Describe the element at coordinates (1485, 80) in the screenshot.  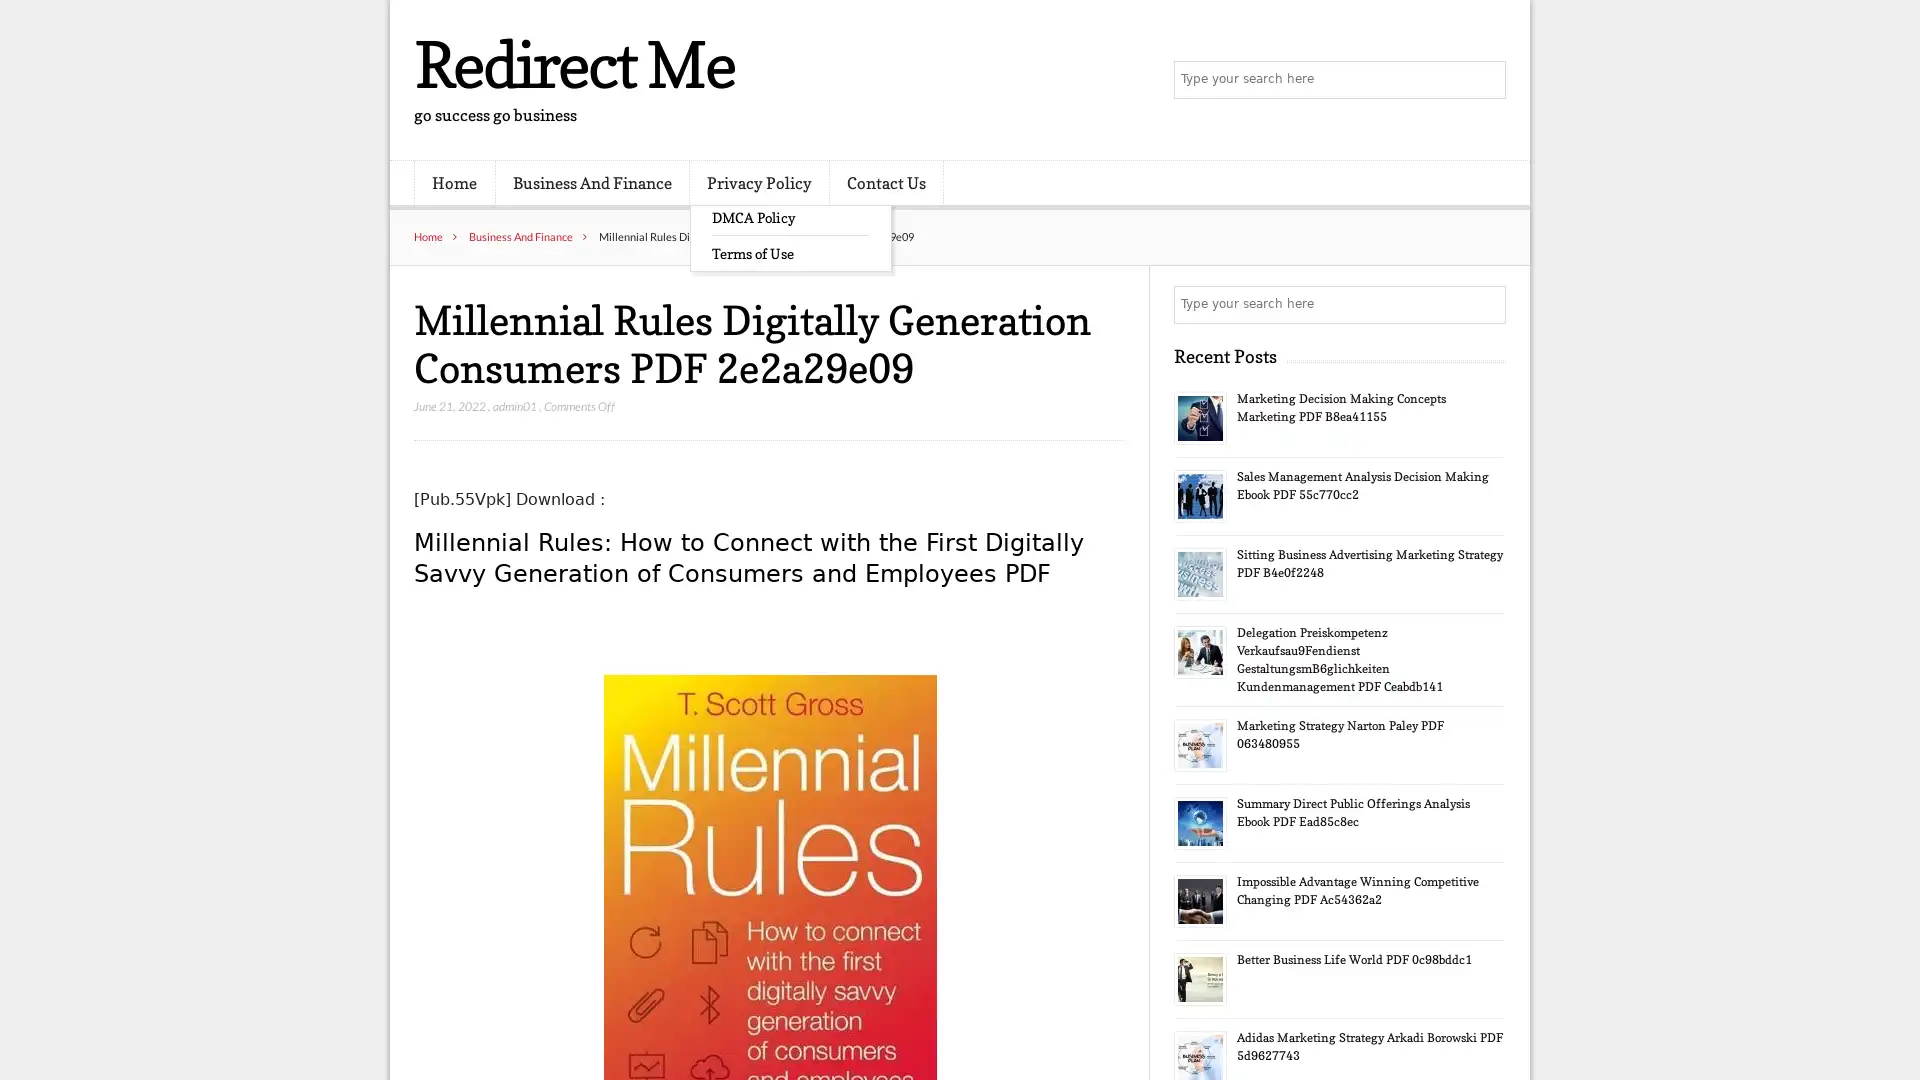
I see `Search` at that location.